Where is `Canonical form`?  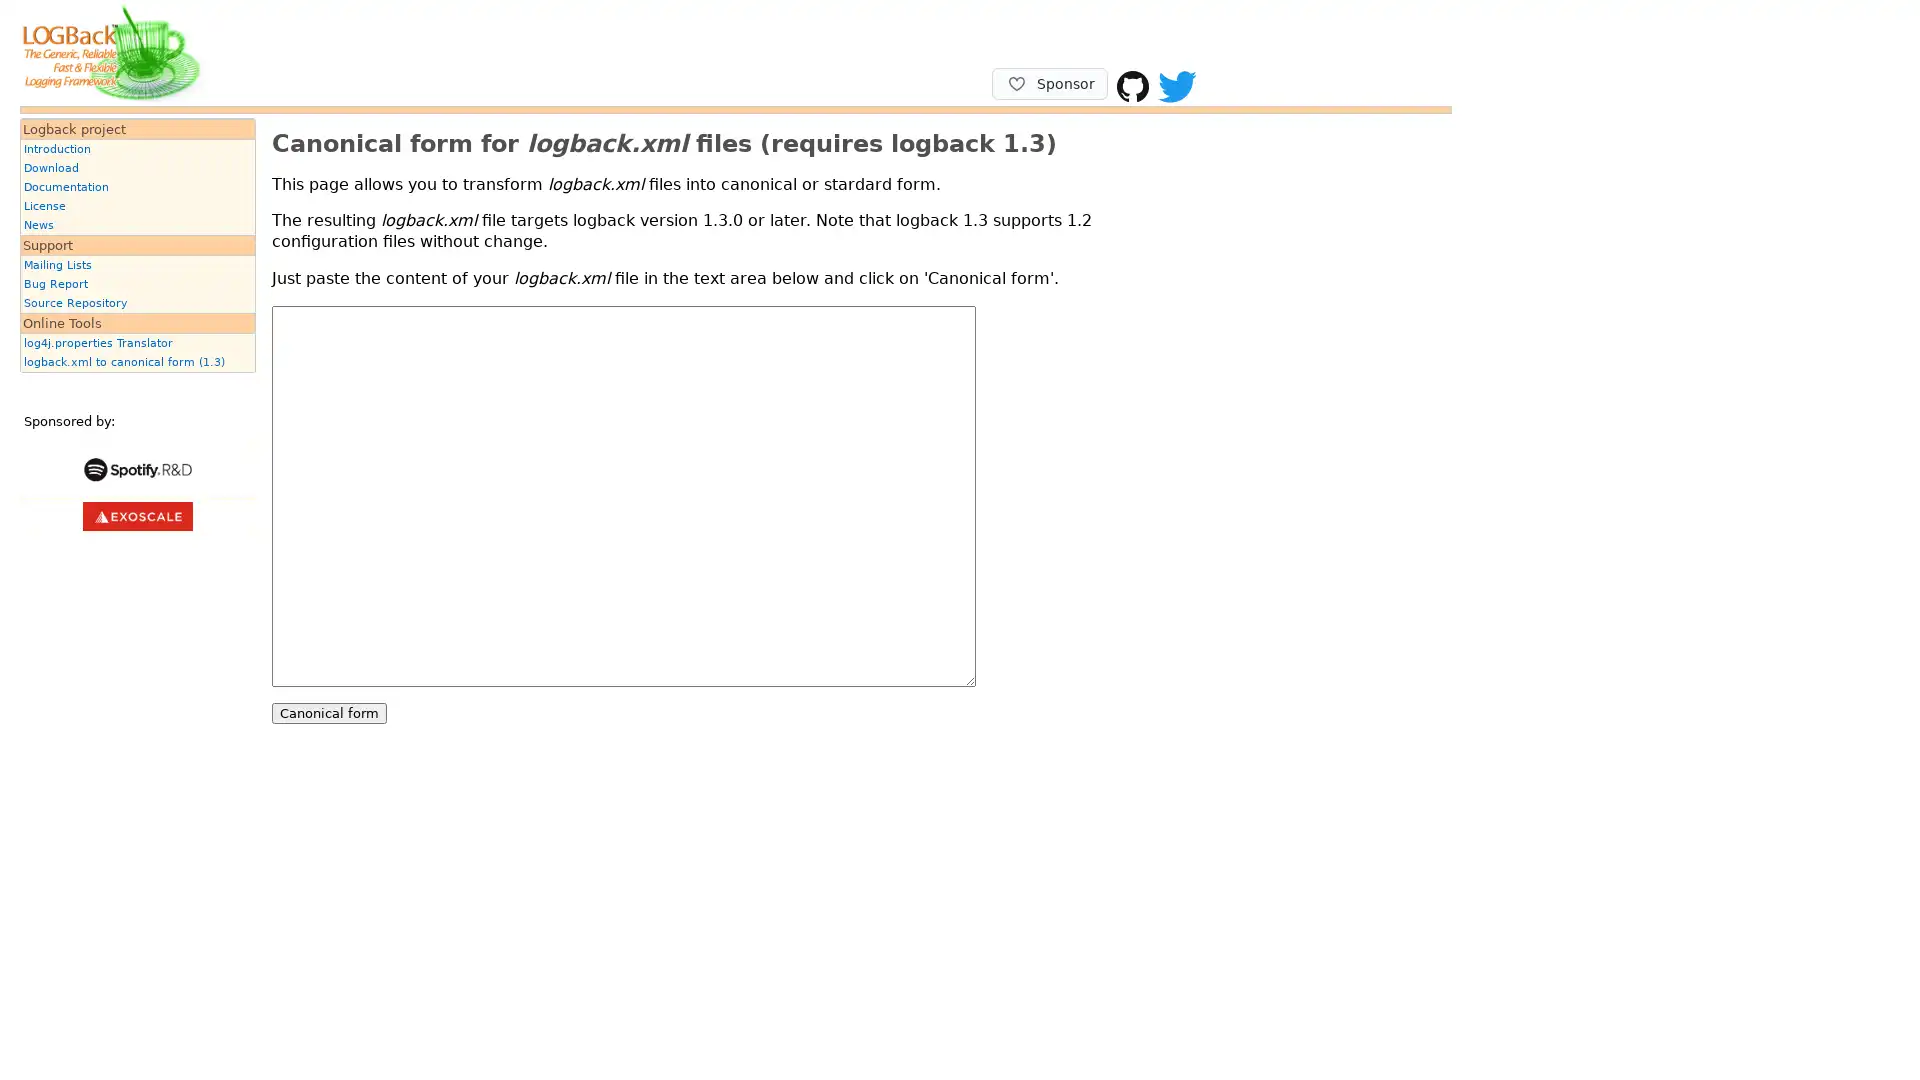 Canonical form is located at coordinates (329, 711).